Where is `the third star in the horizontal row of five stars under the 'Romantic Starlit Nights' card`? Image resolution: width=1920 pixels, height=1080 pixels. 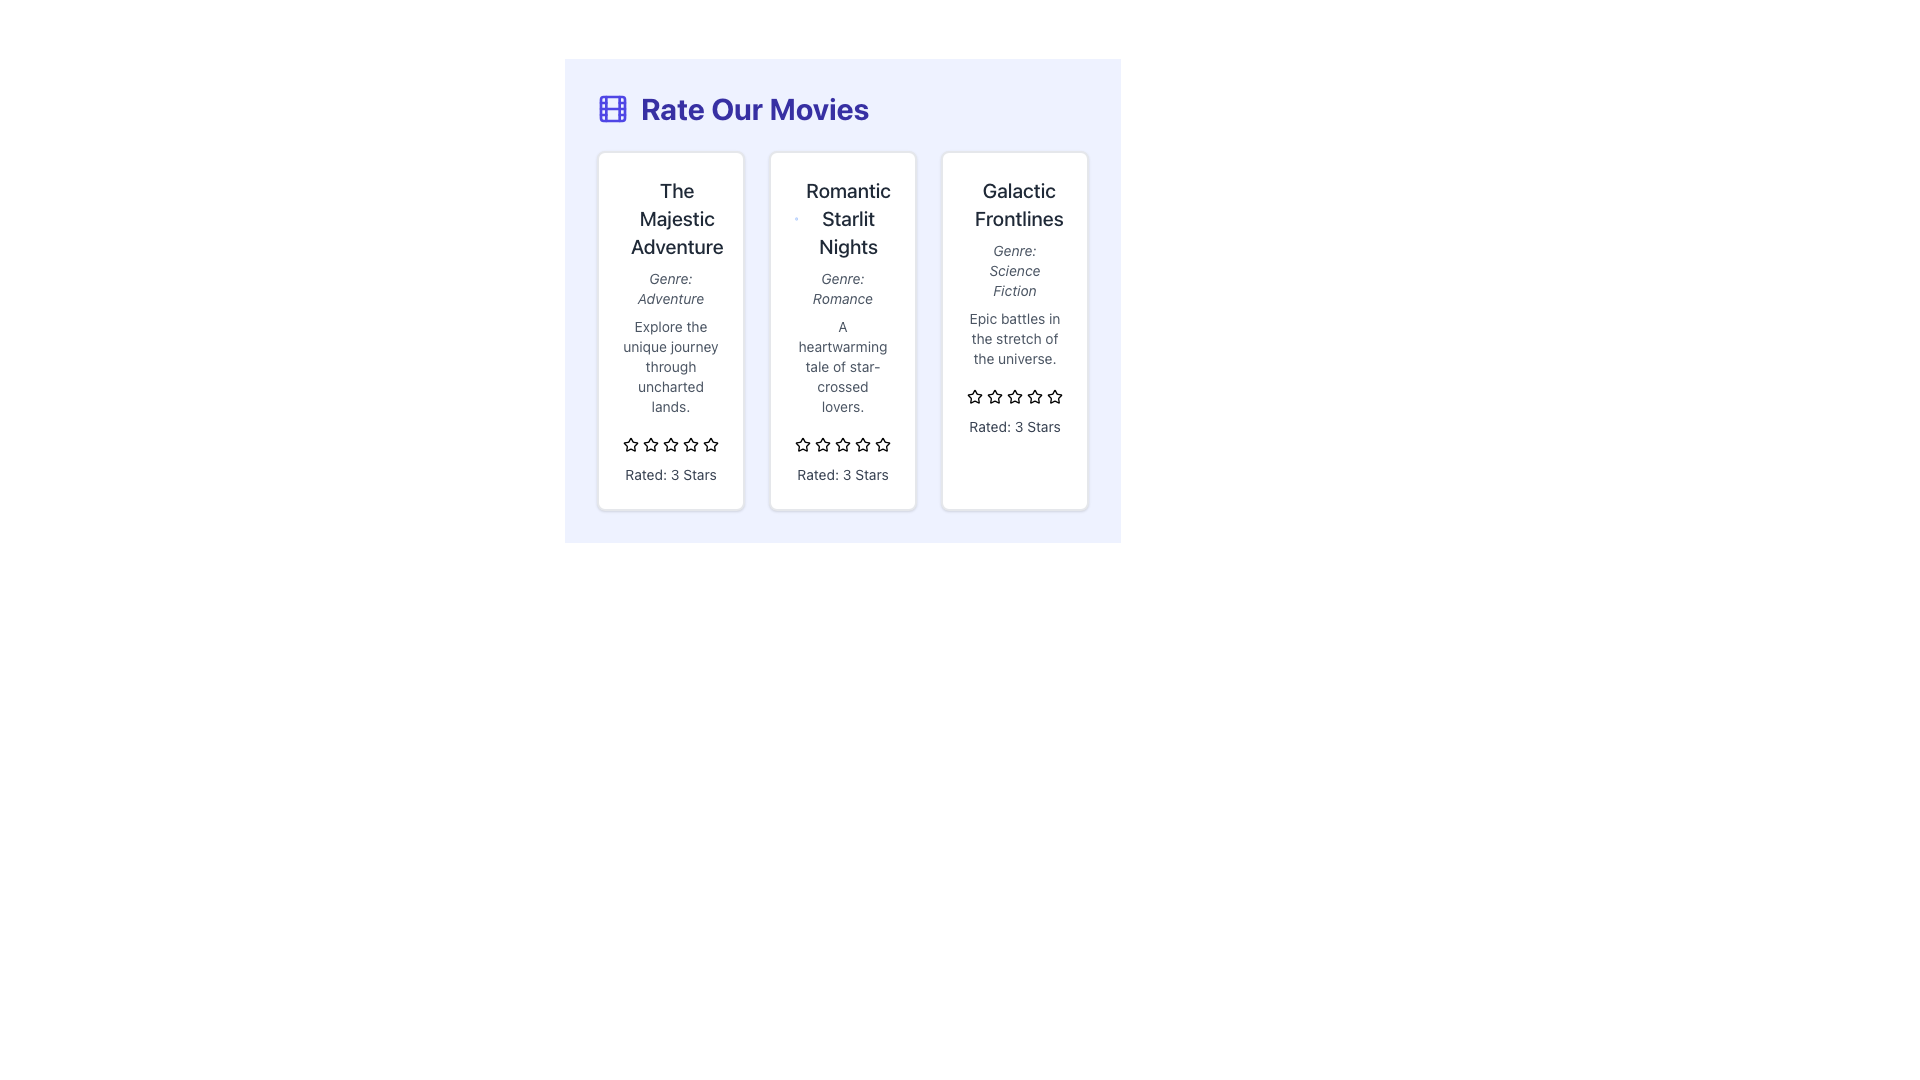 the third star in the horizontal row of five stars under the 'Romantic Starlit Nights' card is located at coordinates (843, 443).